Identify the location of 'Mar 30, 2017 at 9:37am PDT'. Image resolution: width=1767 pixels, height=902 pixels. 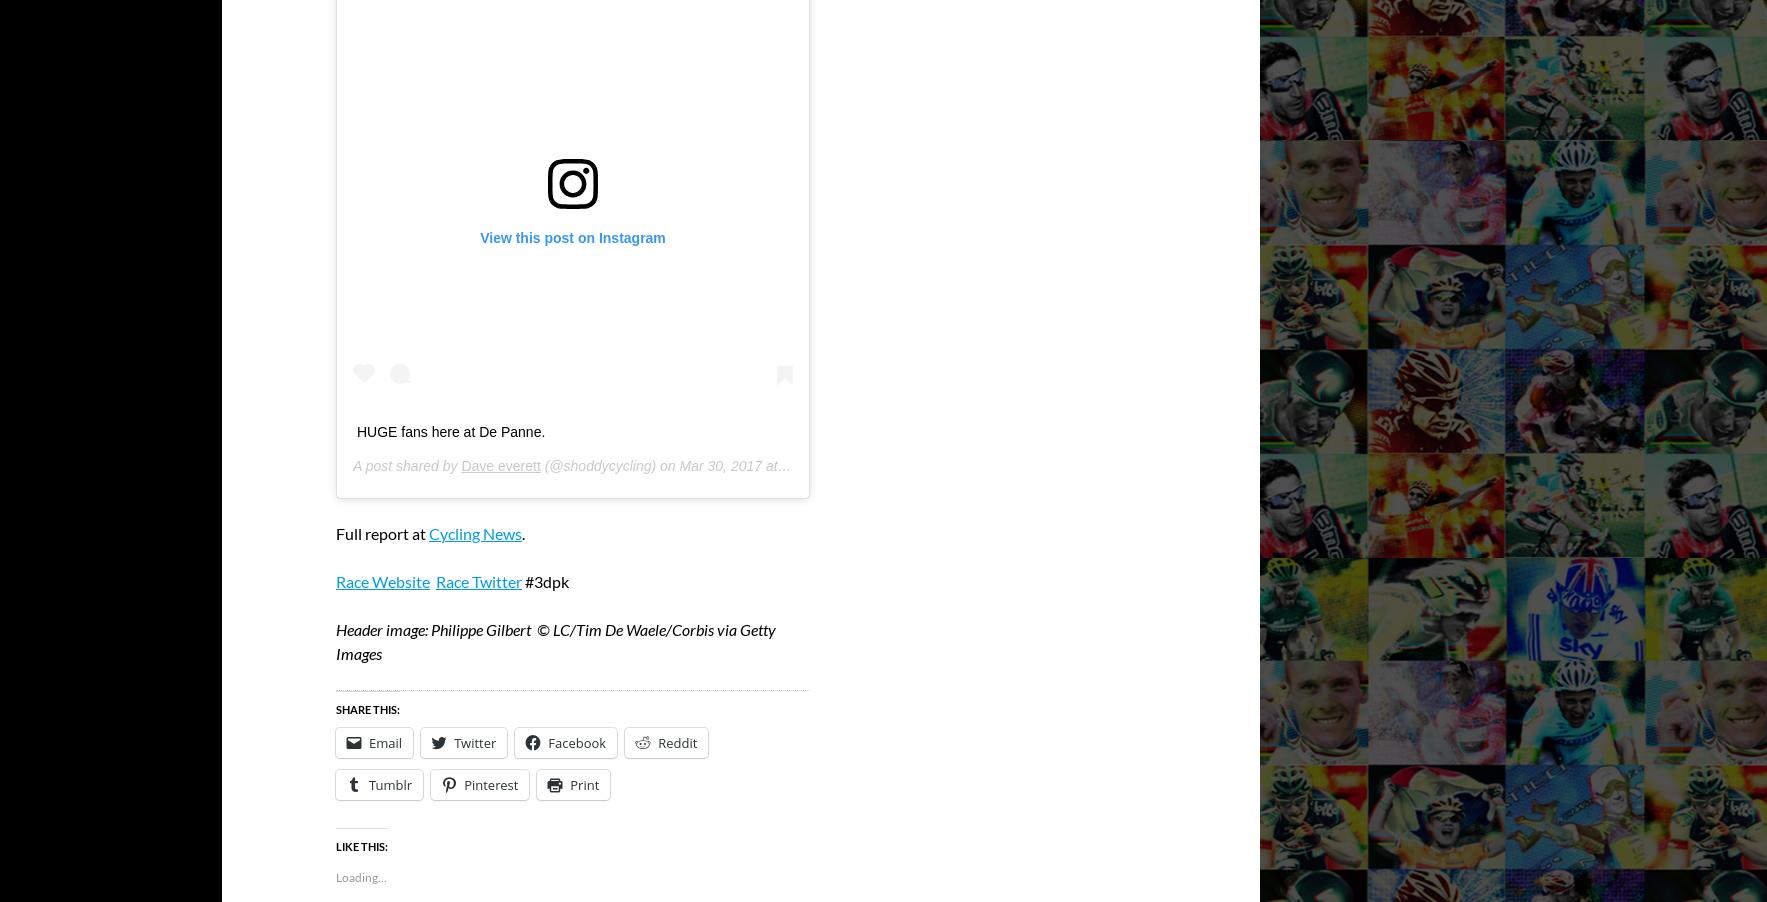
(768, 464).